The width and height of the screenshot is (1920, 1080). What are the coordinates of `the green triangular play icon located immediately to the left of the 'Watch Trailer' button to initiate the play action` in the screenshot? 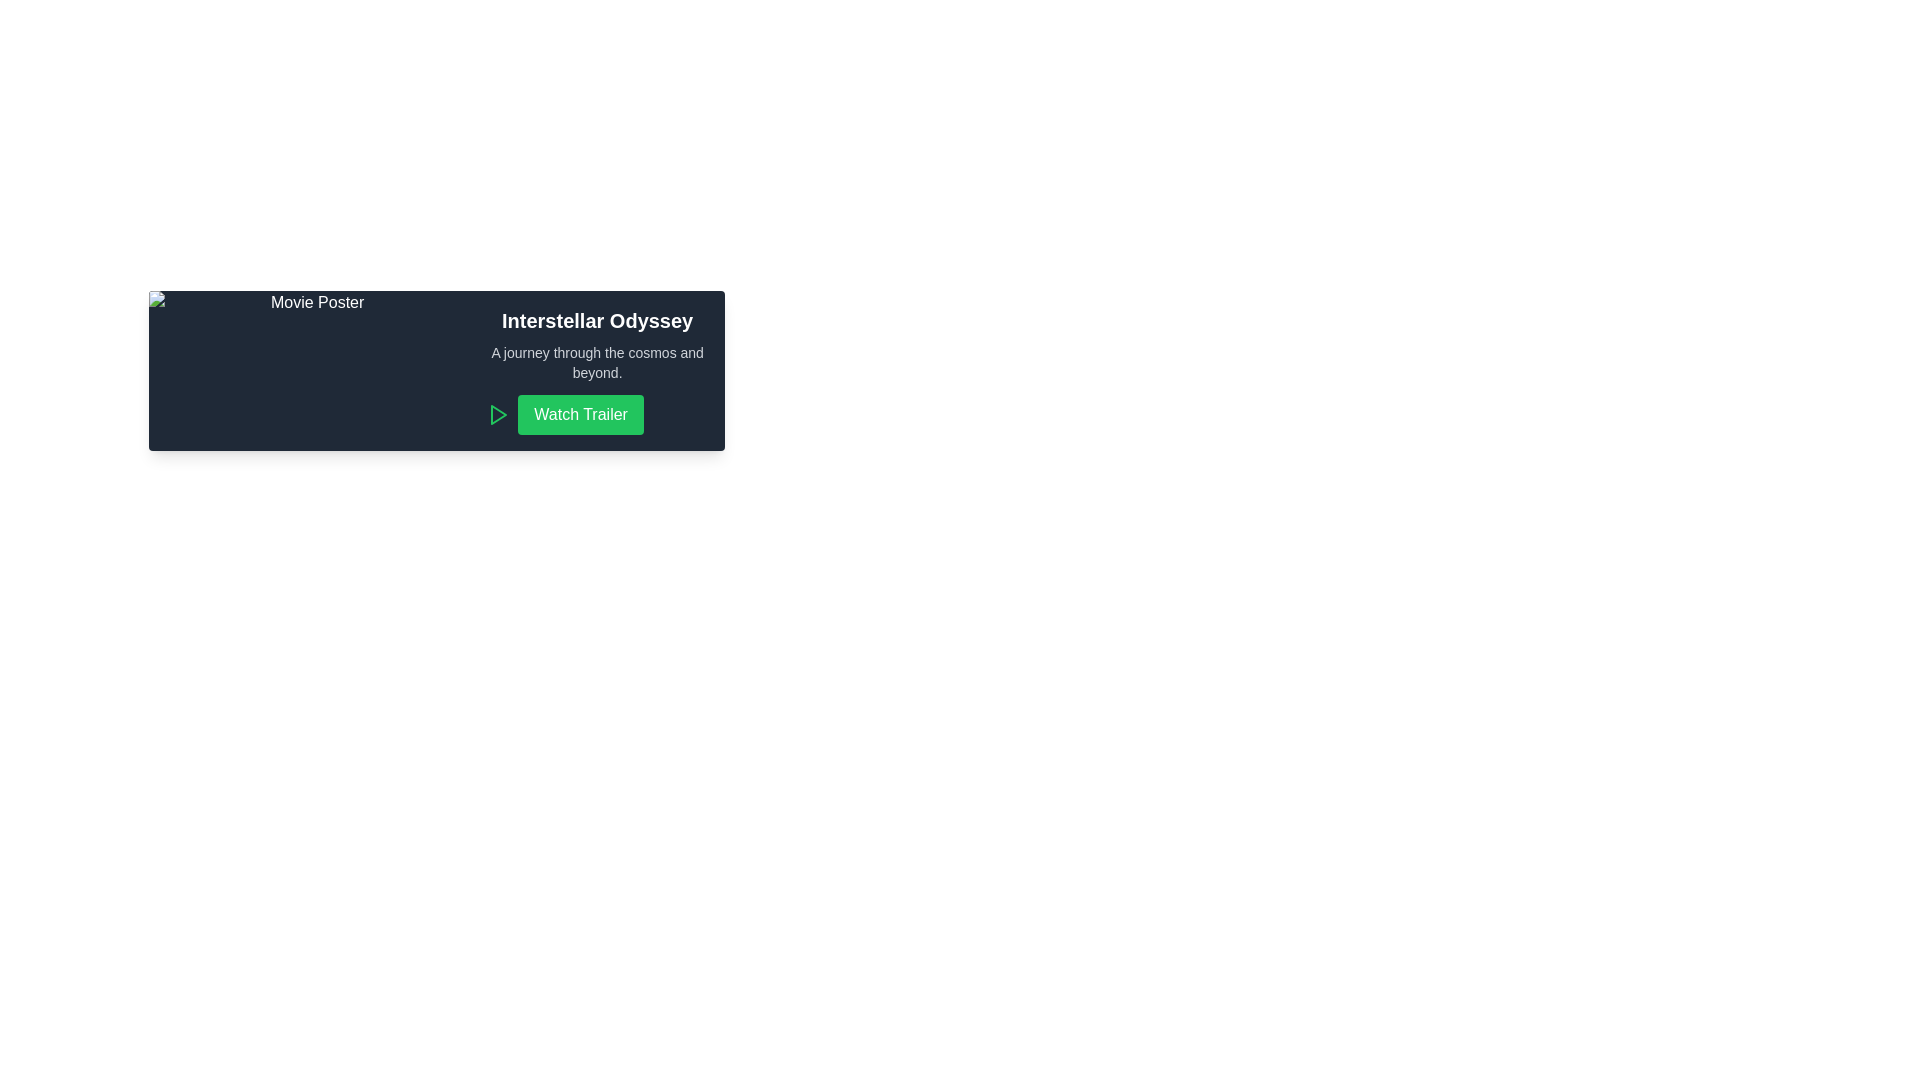 It's located at (498, 414).